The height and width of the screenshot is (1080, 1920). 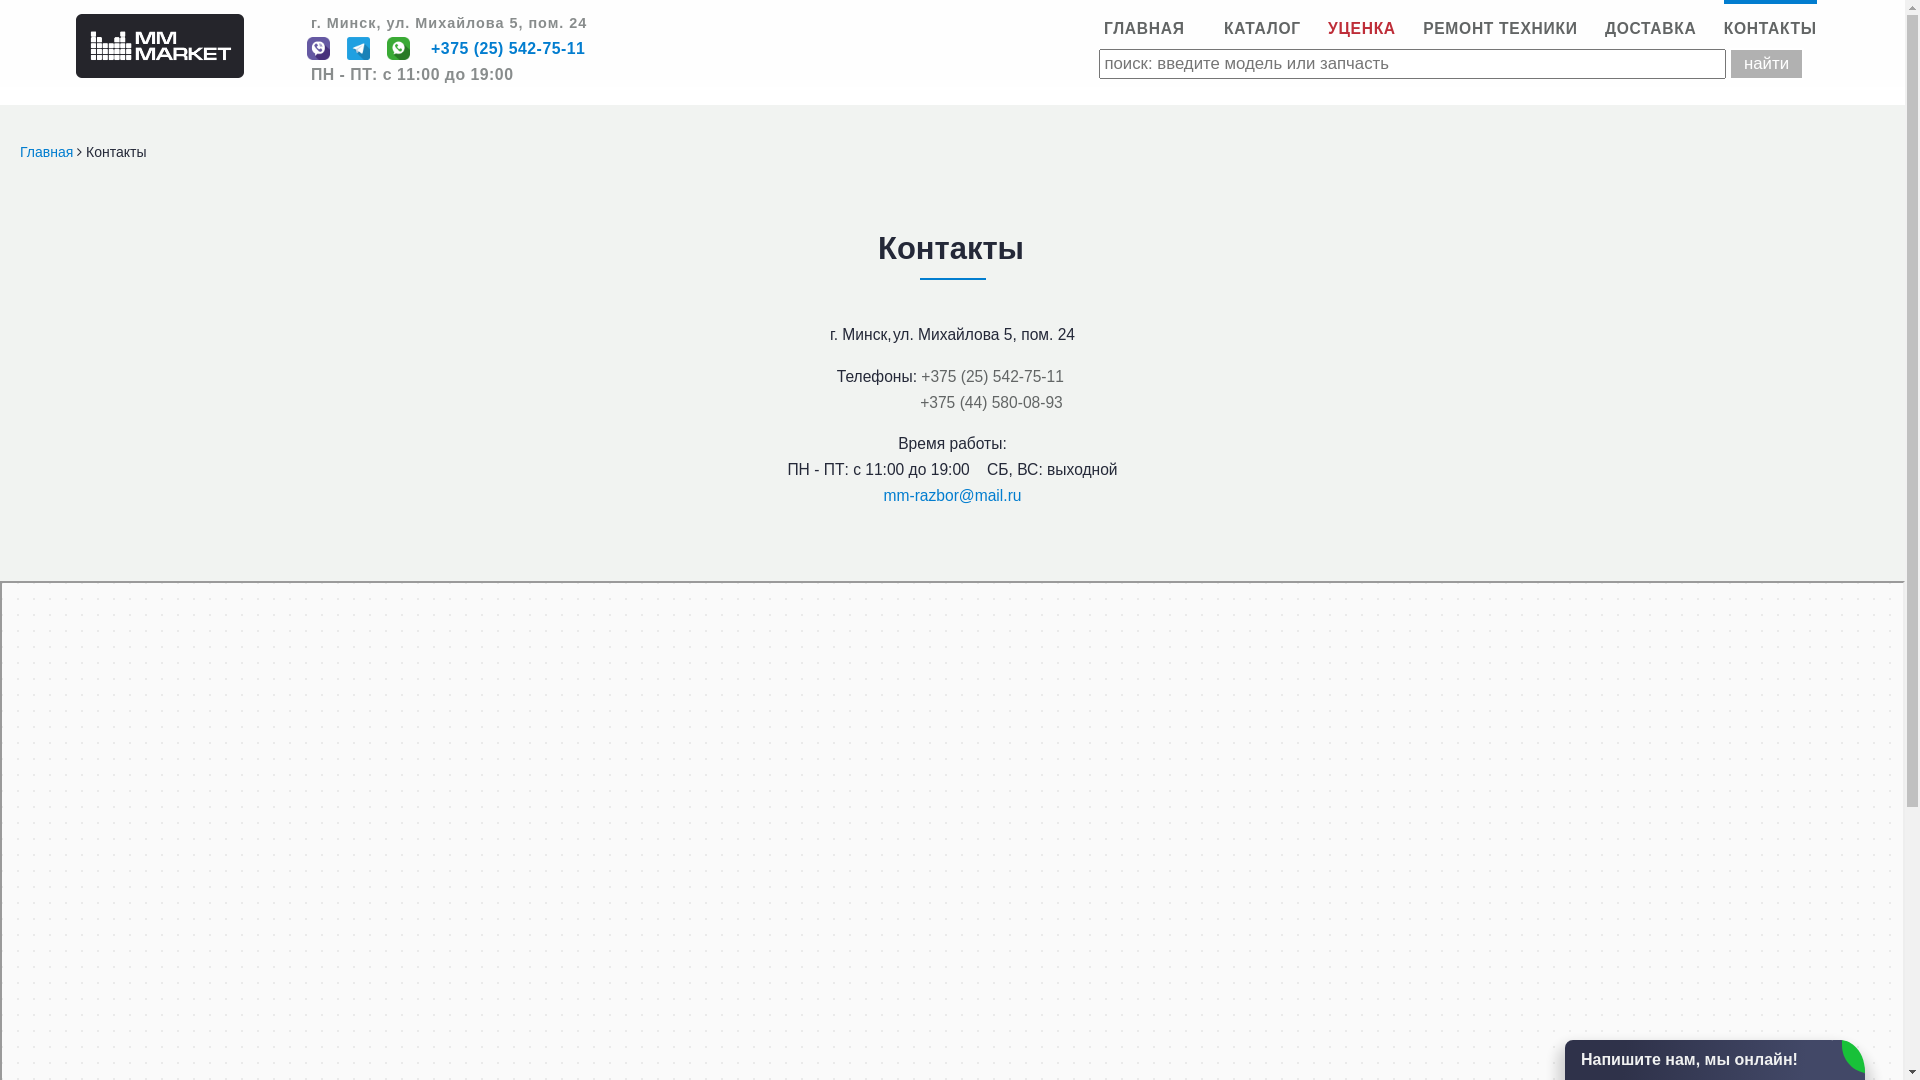 What do you see at coordinates (508, 48) in the screenshot?
I see `'+375 (25) 542-75-11'` at bounding box center [508, 48].